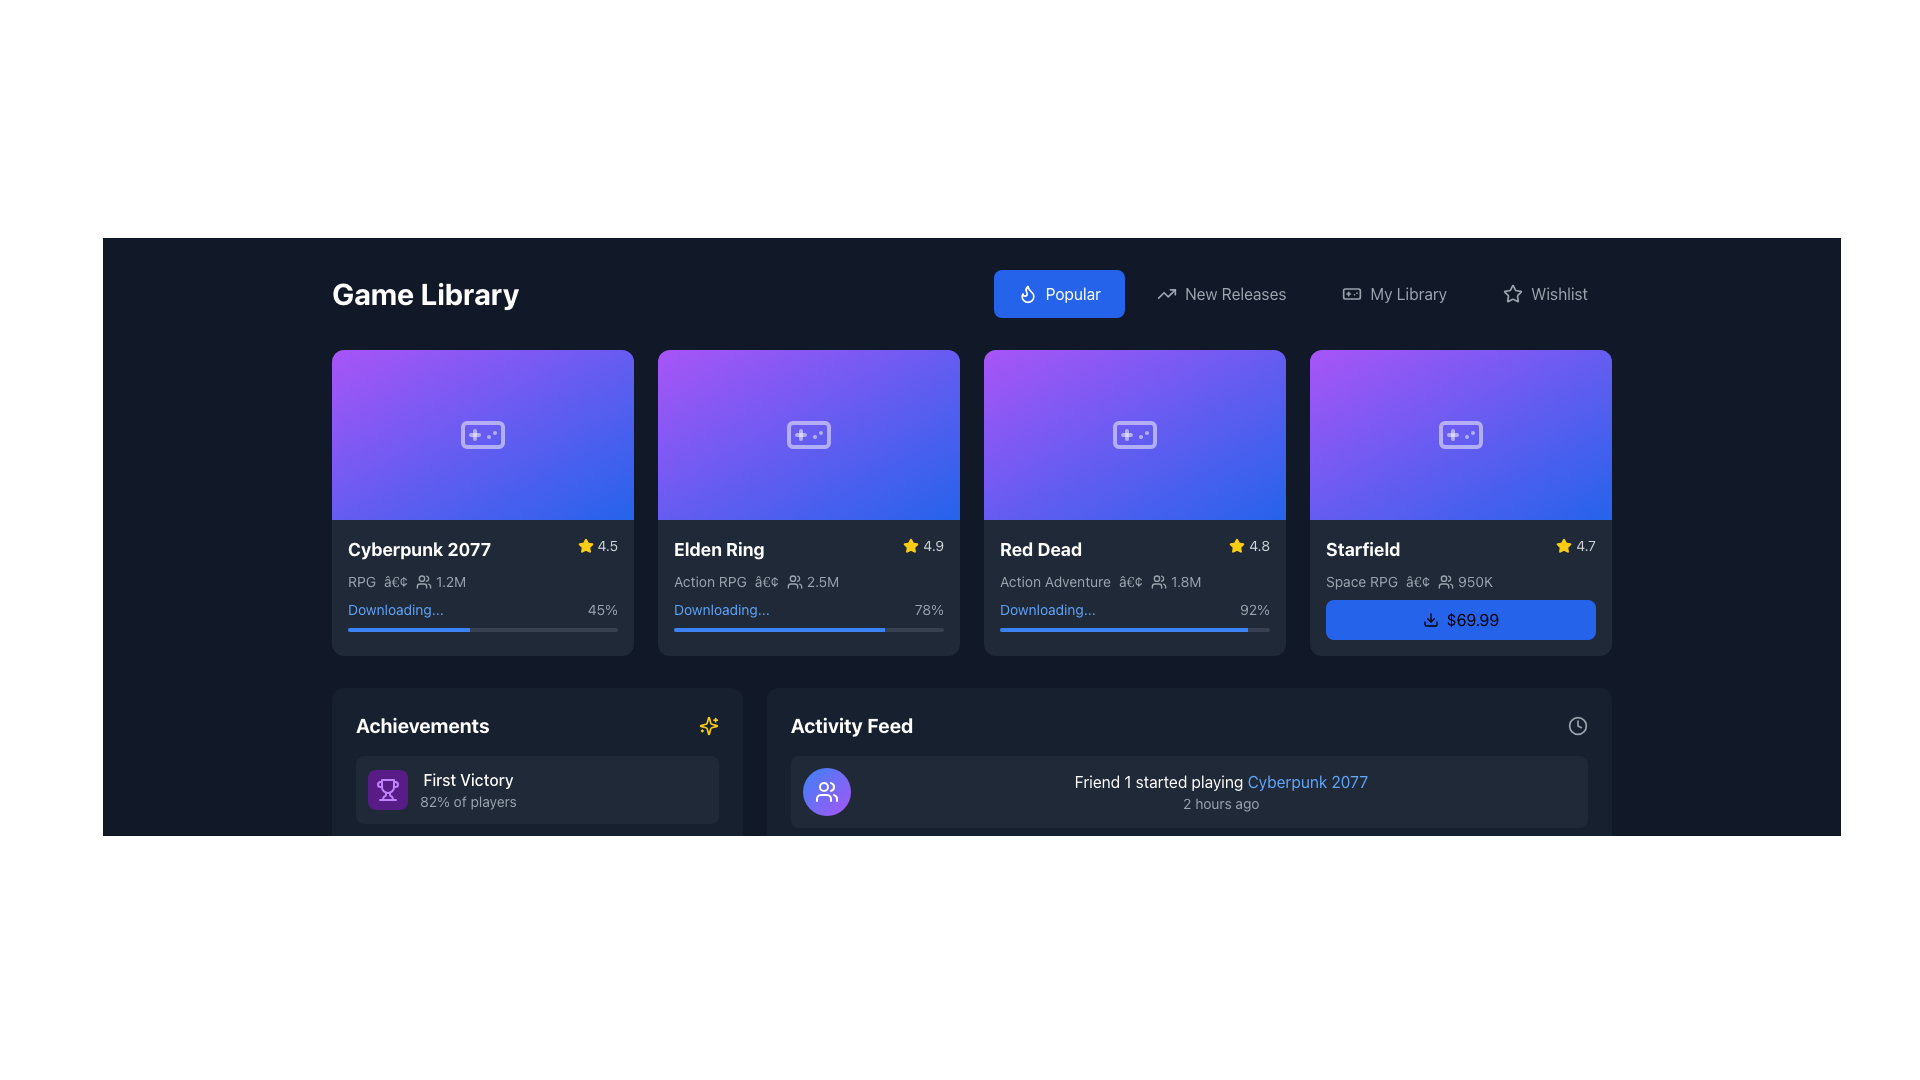 This screenshot has height=1080, width=1920. What do you see at coordinates (1134, 548) in the screenshot?
I see `the text label group containing the title 'Red Dead' and the rating '4.8'` at bounding box center [1134, 548].